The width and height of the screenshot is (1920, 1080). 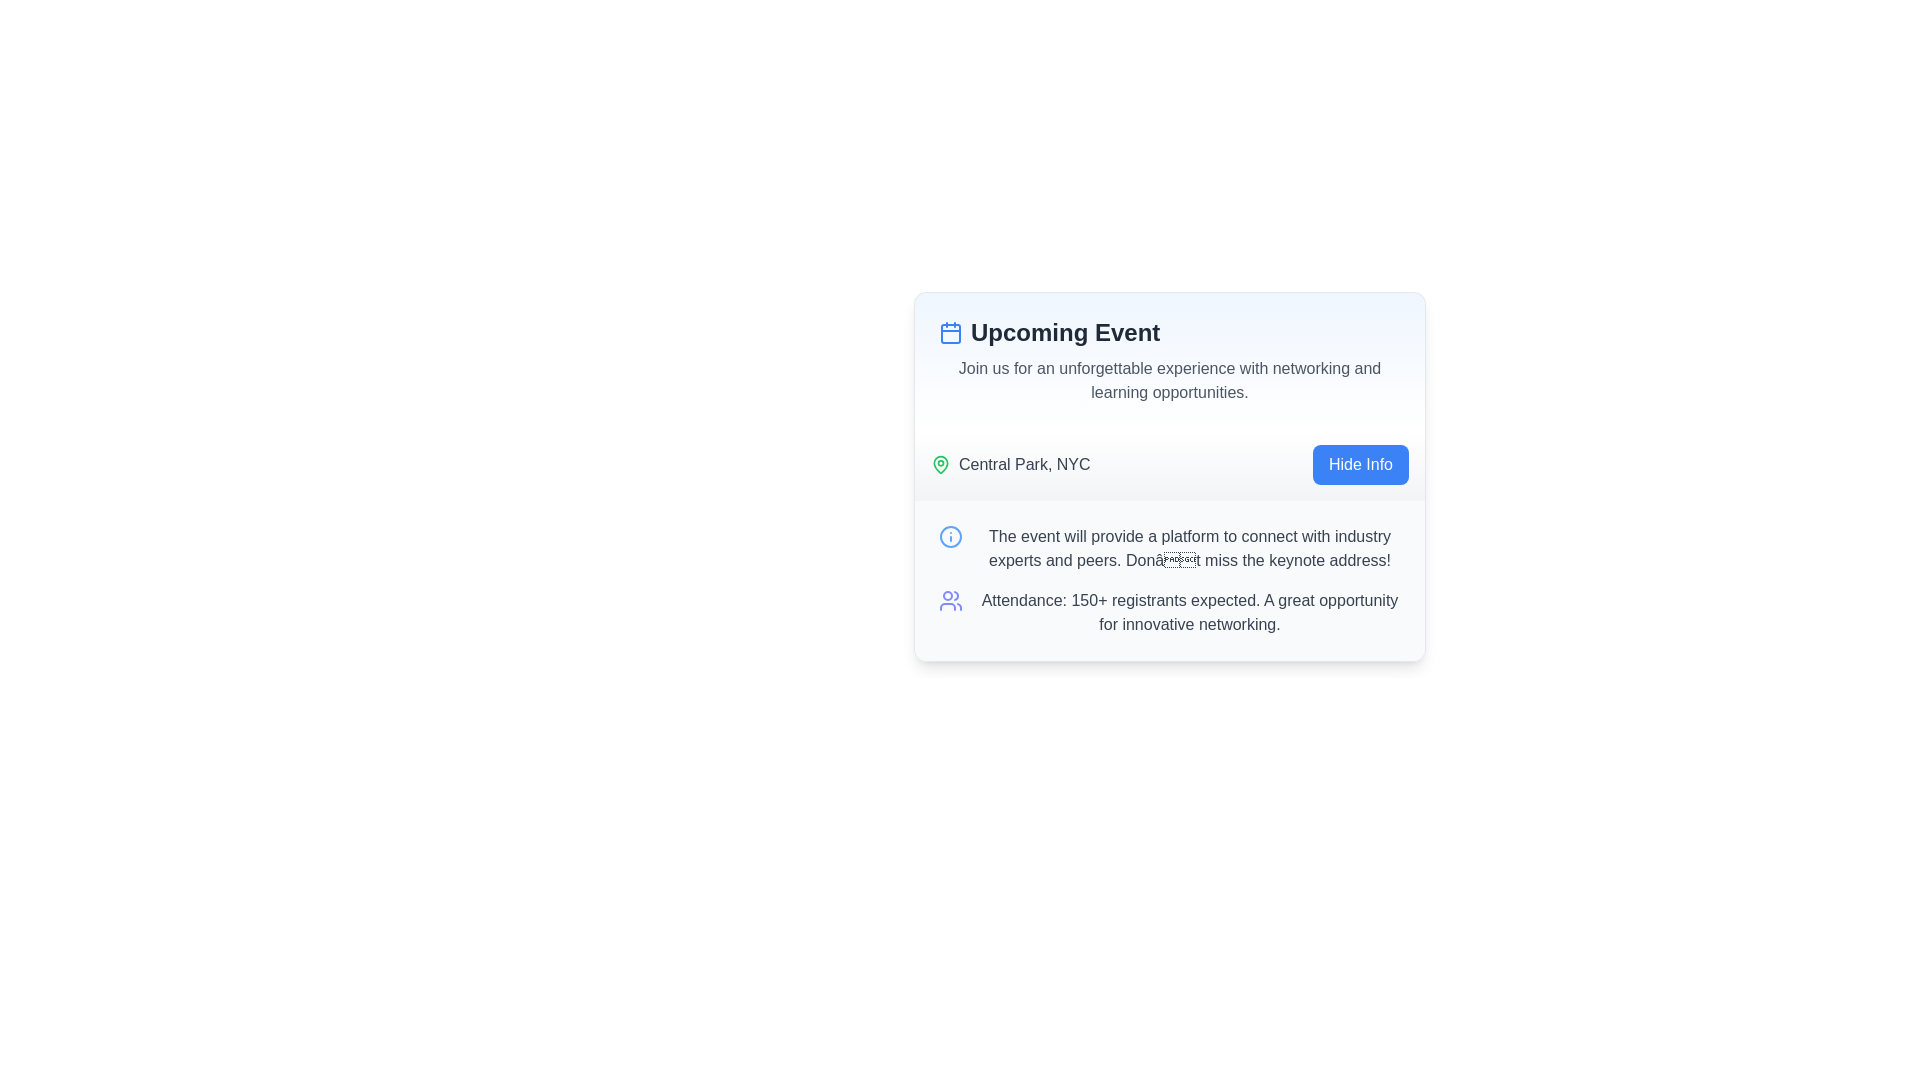 I want to click on the geographical location icon positioned in the upper-middle of the event information card, to the left of the text 'Central Park, NYC', so click(x=939, y=463).